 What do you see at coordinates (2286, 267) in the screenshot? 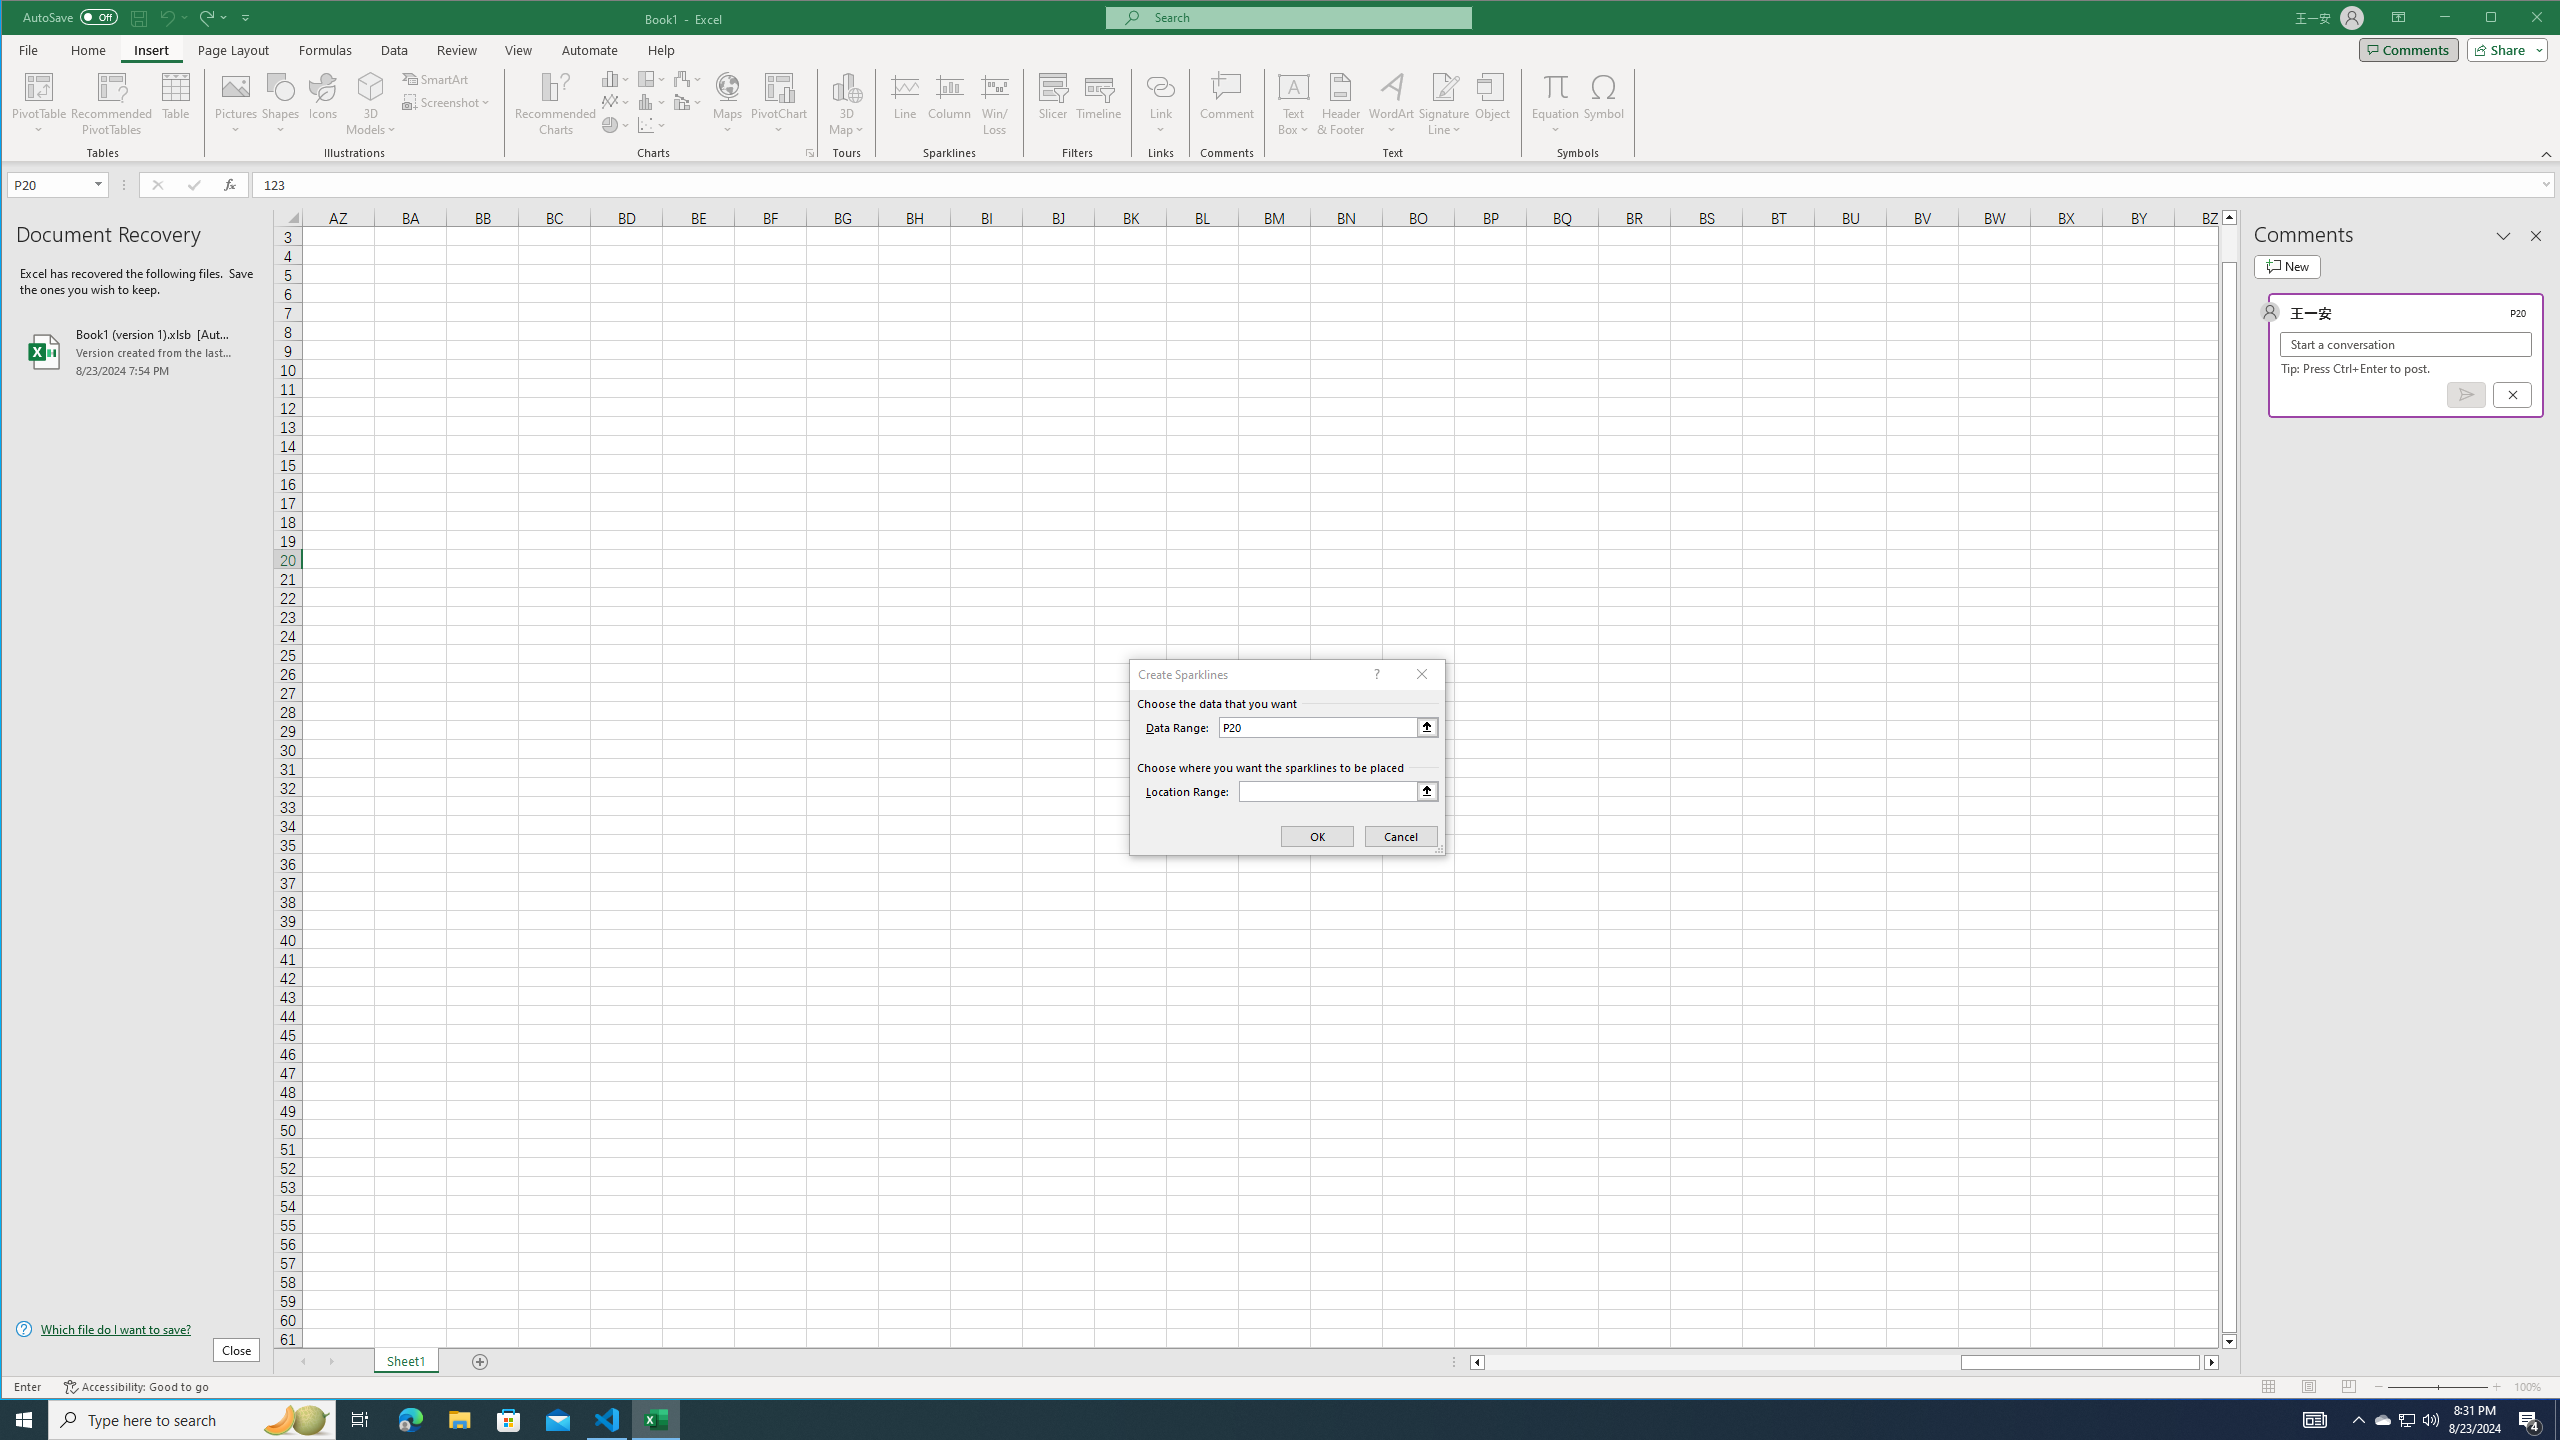
I see `'New comment'` at bounding box center [2286, 267].